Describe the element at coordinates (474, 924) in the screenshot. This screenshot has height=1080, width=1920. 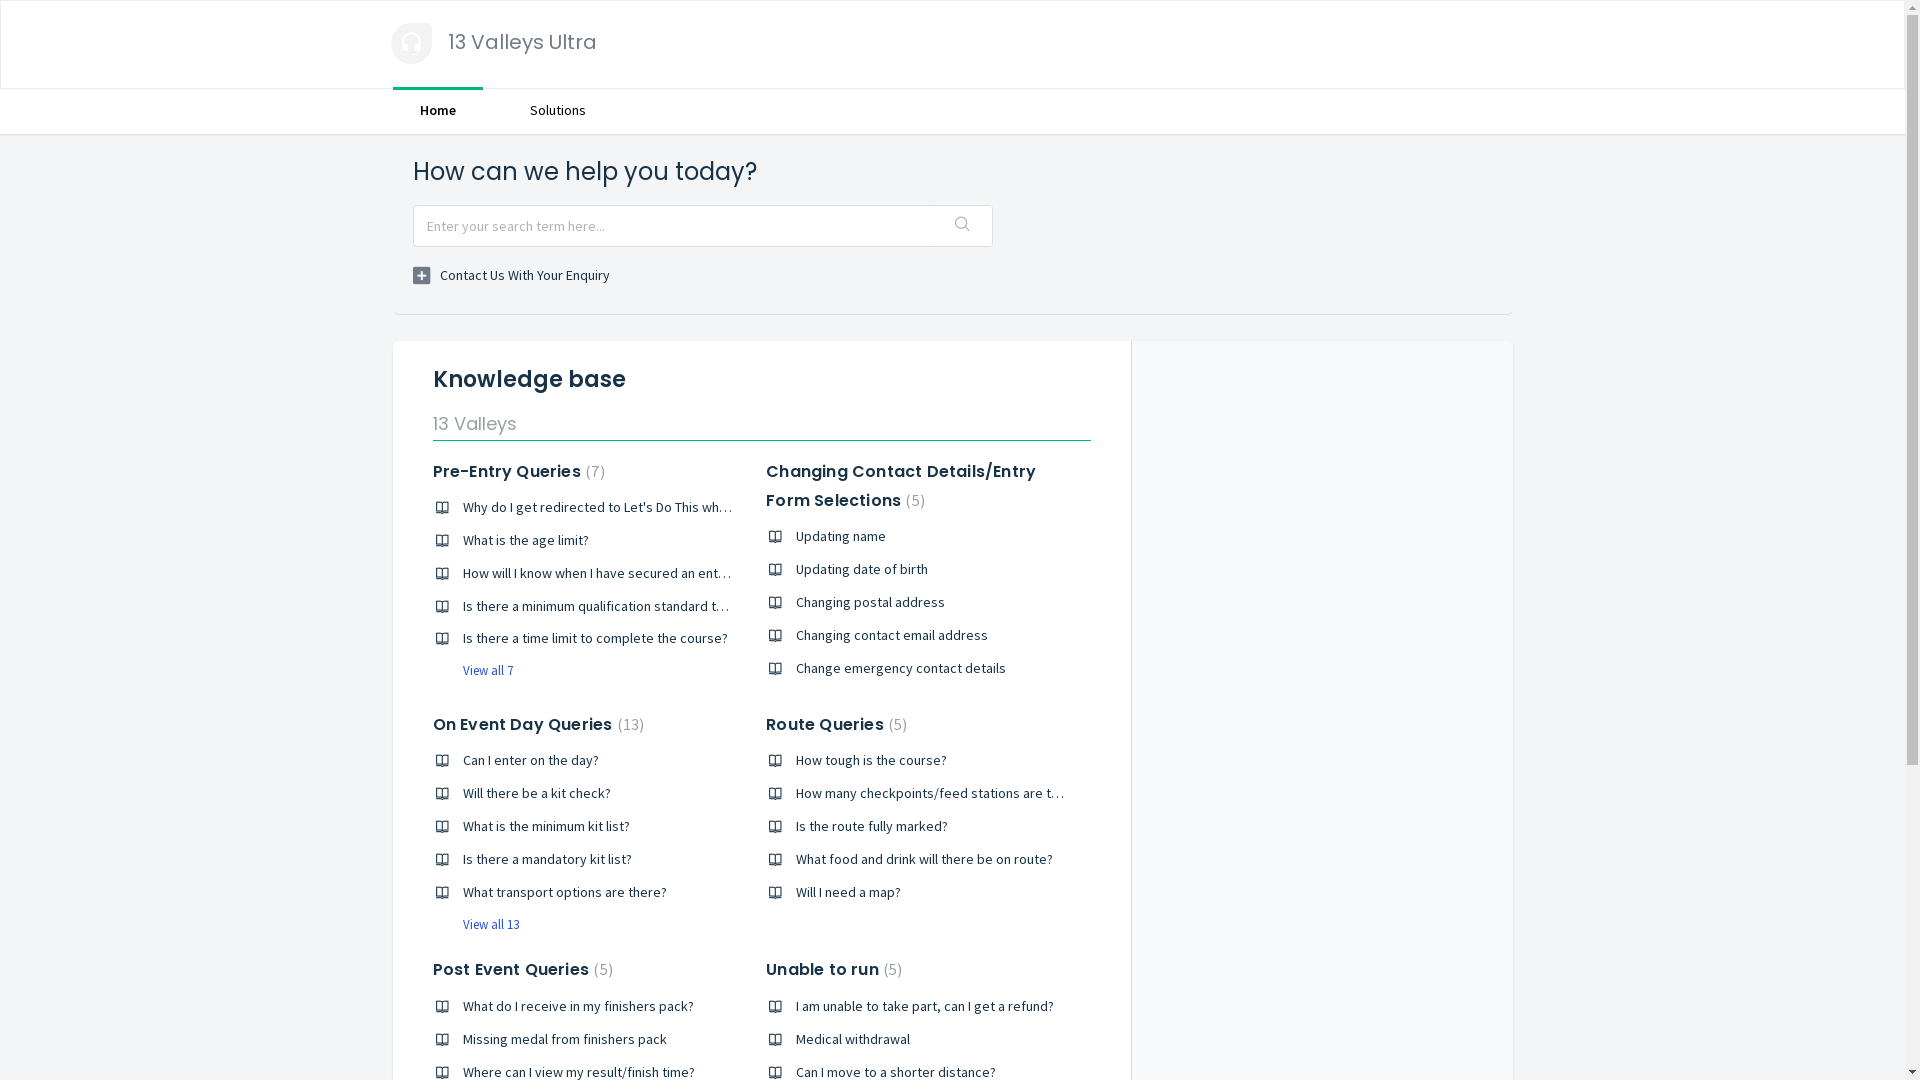
I see `'View all 13'` at that location.